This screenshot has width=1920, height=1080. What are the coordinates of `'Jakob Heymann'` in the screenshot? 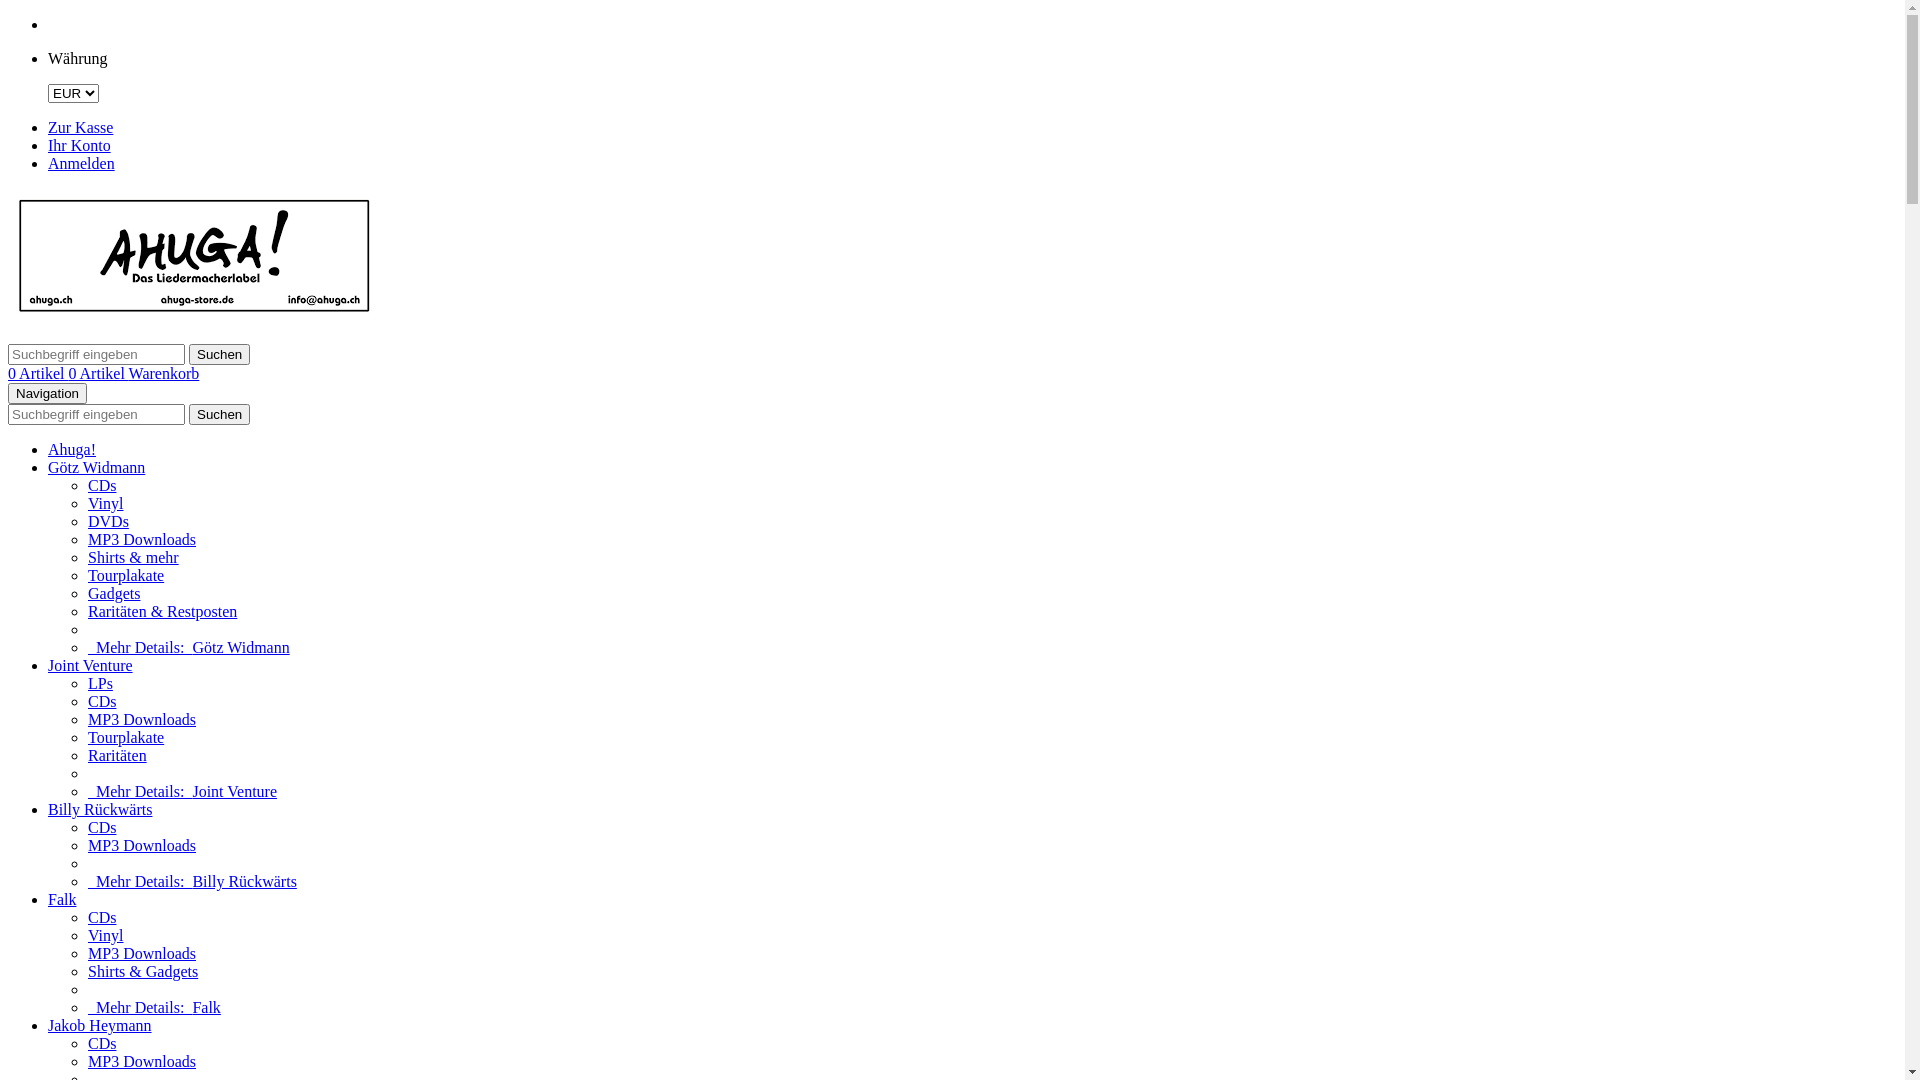 It's located at (99, 1025).